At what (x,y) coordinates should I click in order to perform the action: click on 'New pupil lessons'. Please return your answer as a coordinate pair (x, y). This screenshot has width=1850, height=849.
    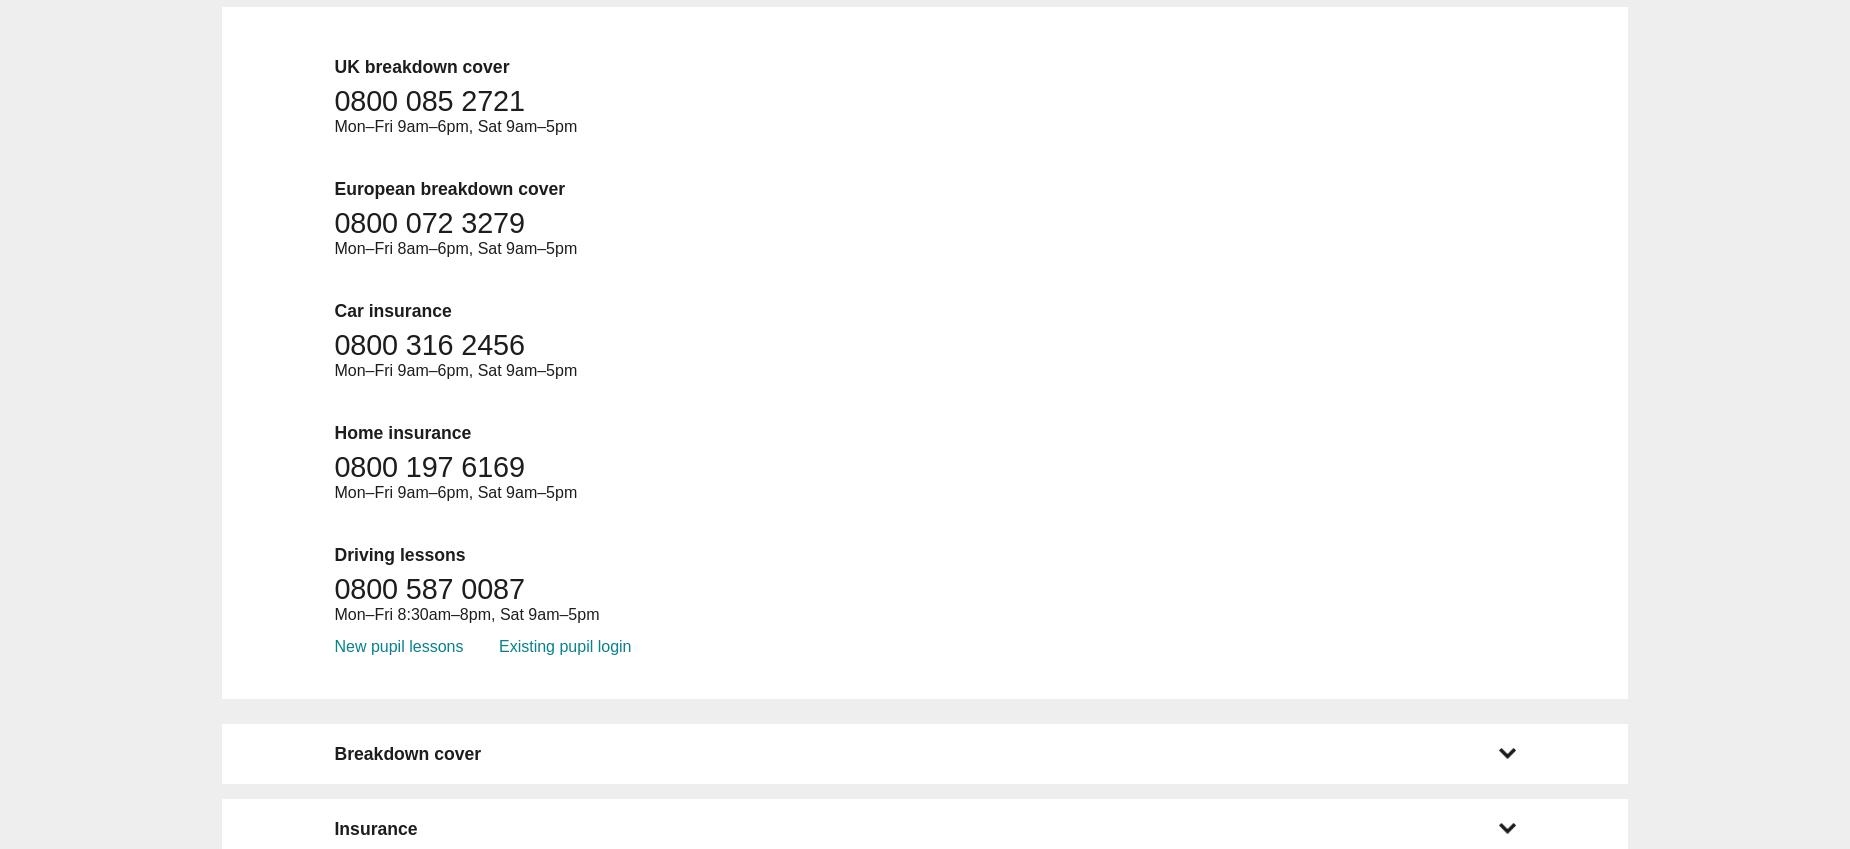
    Looking at the image, I should click on (397, 645).